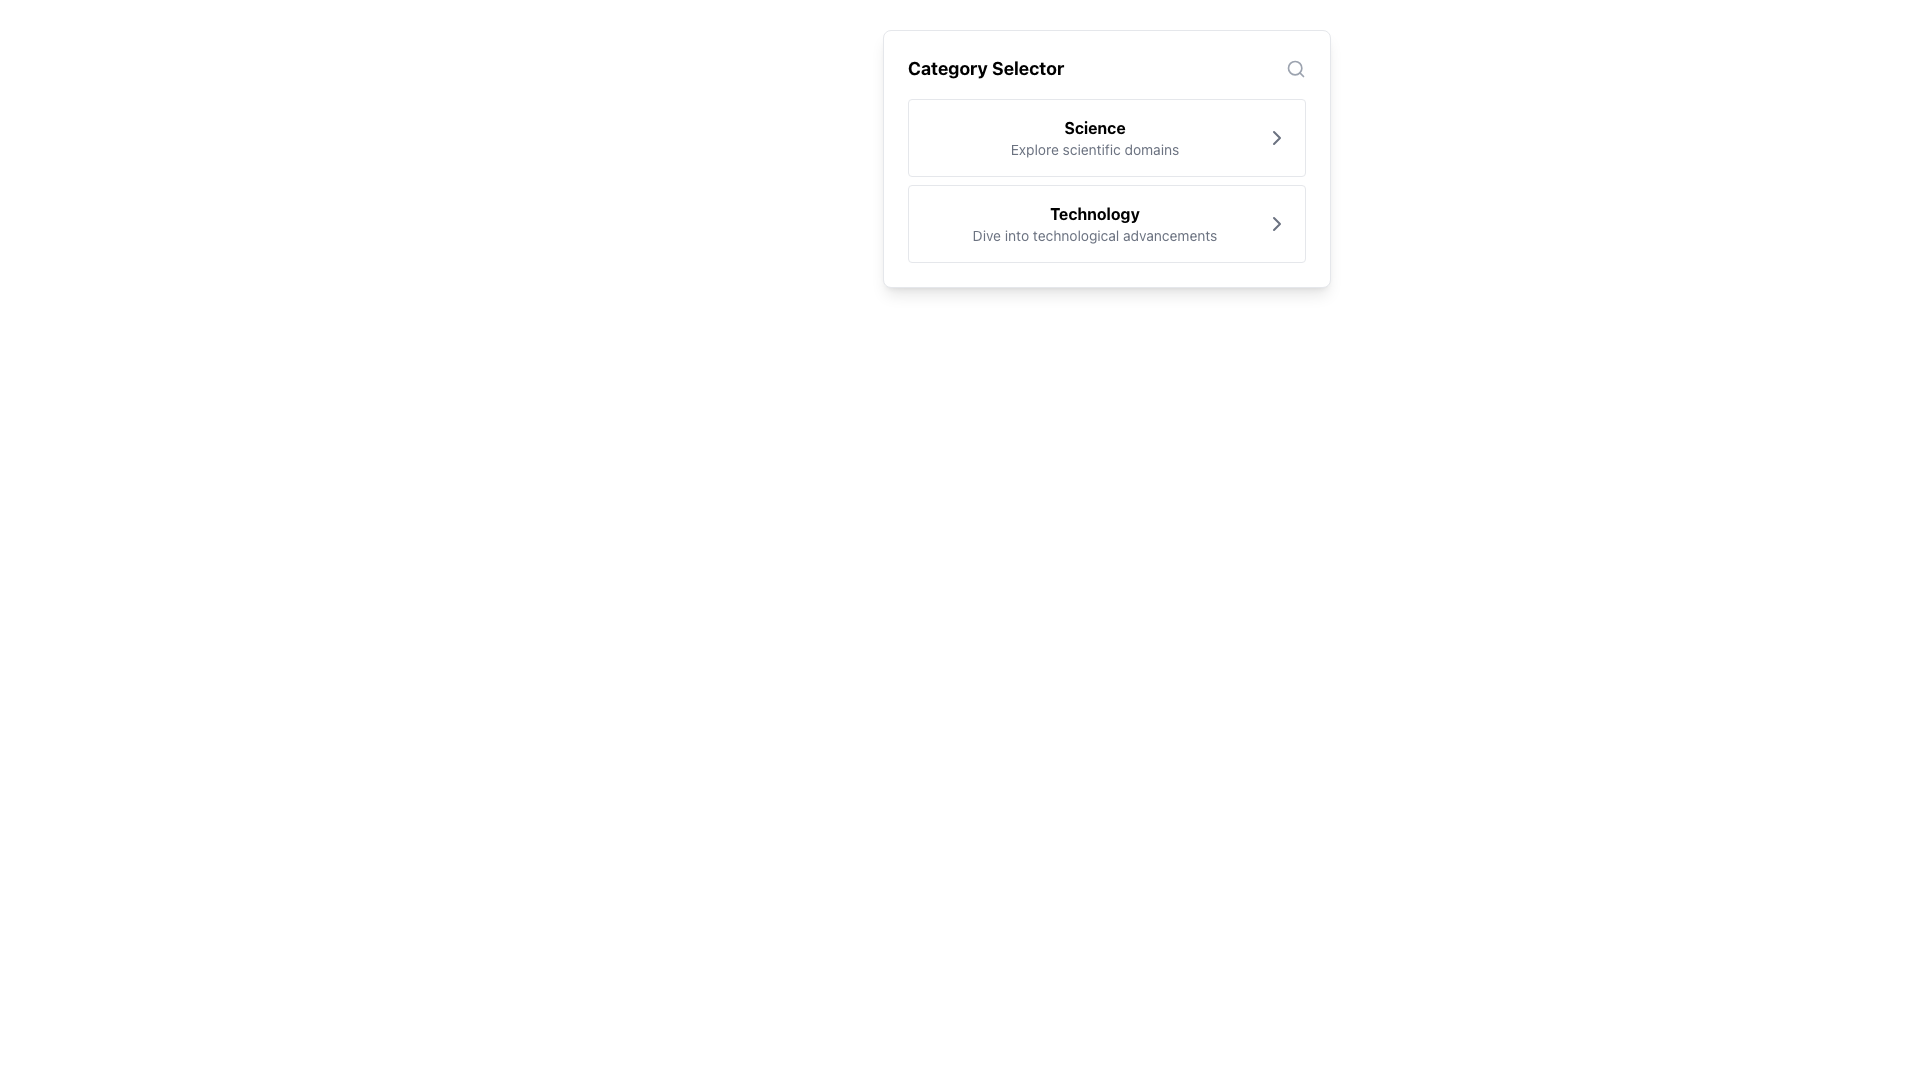 The width and height of the screenshot is (1920, 1080). Describe the element at coordinates (1275, 223) in the screenshot. I see `the disabled arrow icon located in the bottom-right corner of the 'Technology' category list. This icon is styled in gray and resembles a '>' symbol, indicating it is inactive` at that location.